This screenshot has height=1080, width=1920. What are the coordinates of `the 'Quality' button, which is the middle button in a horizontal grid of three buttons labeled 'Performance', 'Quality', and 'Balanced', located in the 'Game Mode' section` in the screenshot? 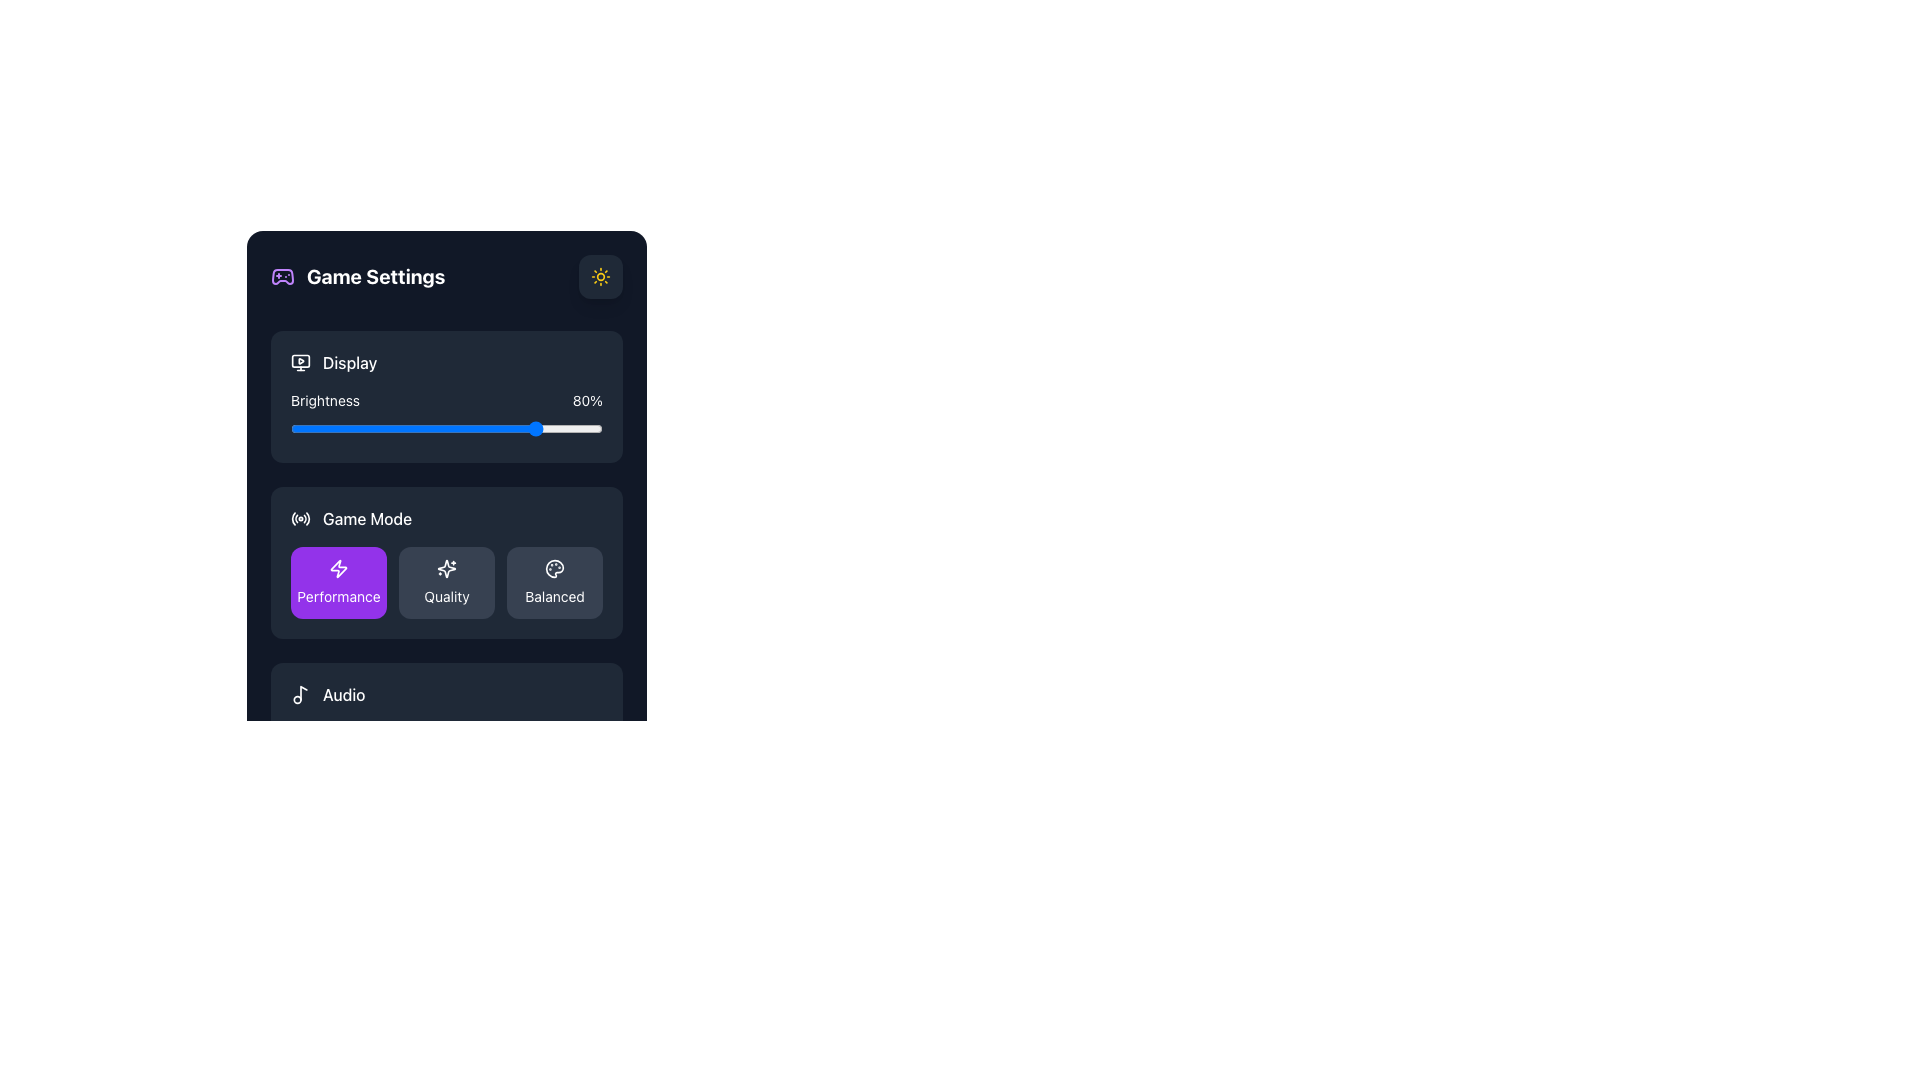 It's located at (445, 582).